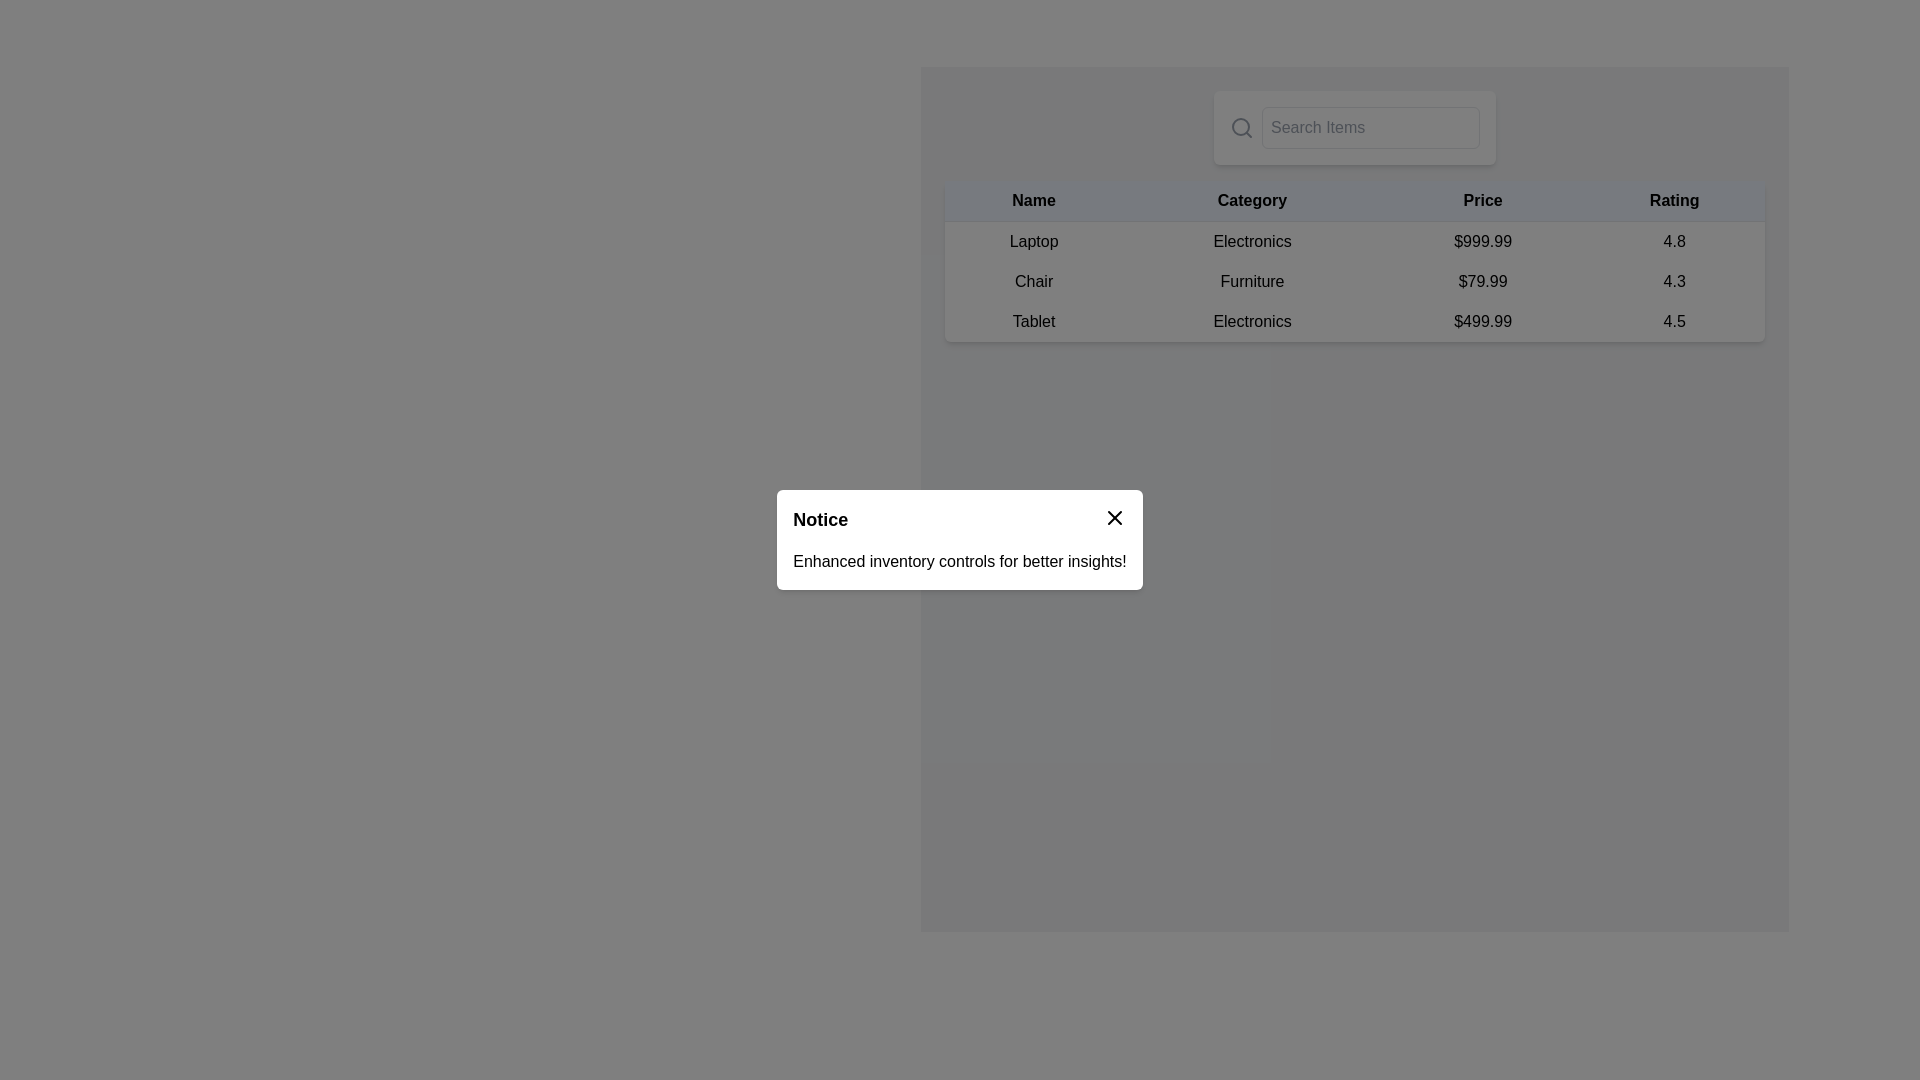 The width and height of the screenshot is (1920, 1080). What do you see at coordinates (960, 562) in the screenshot?
I see `the static text element that reads 'Enhanced inventory controls for better insights!' which is located beneath the 'Notice' label in a white rounded rectangle` at bounding box center [960, 562].